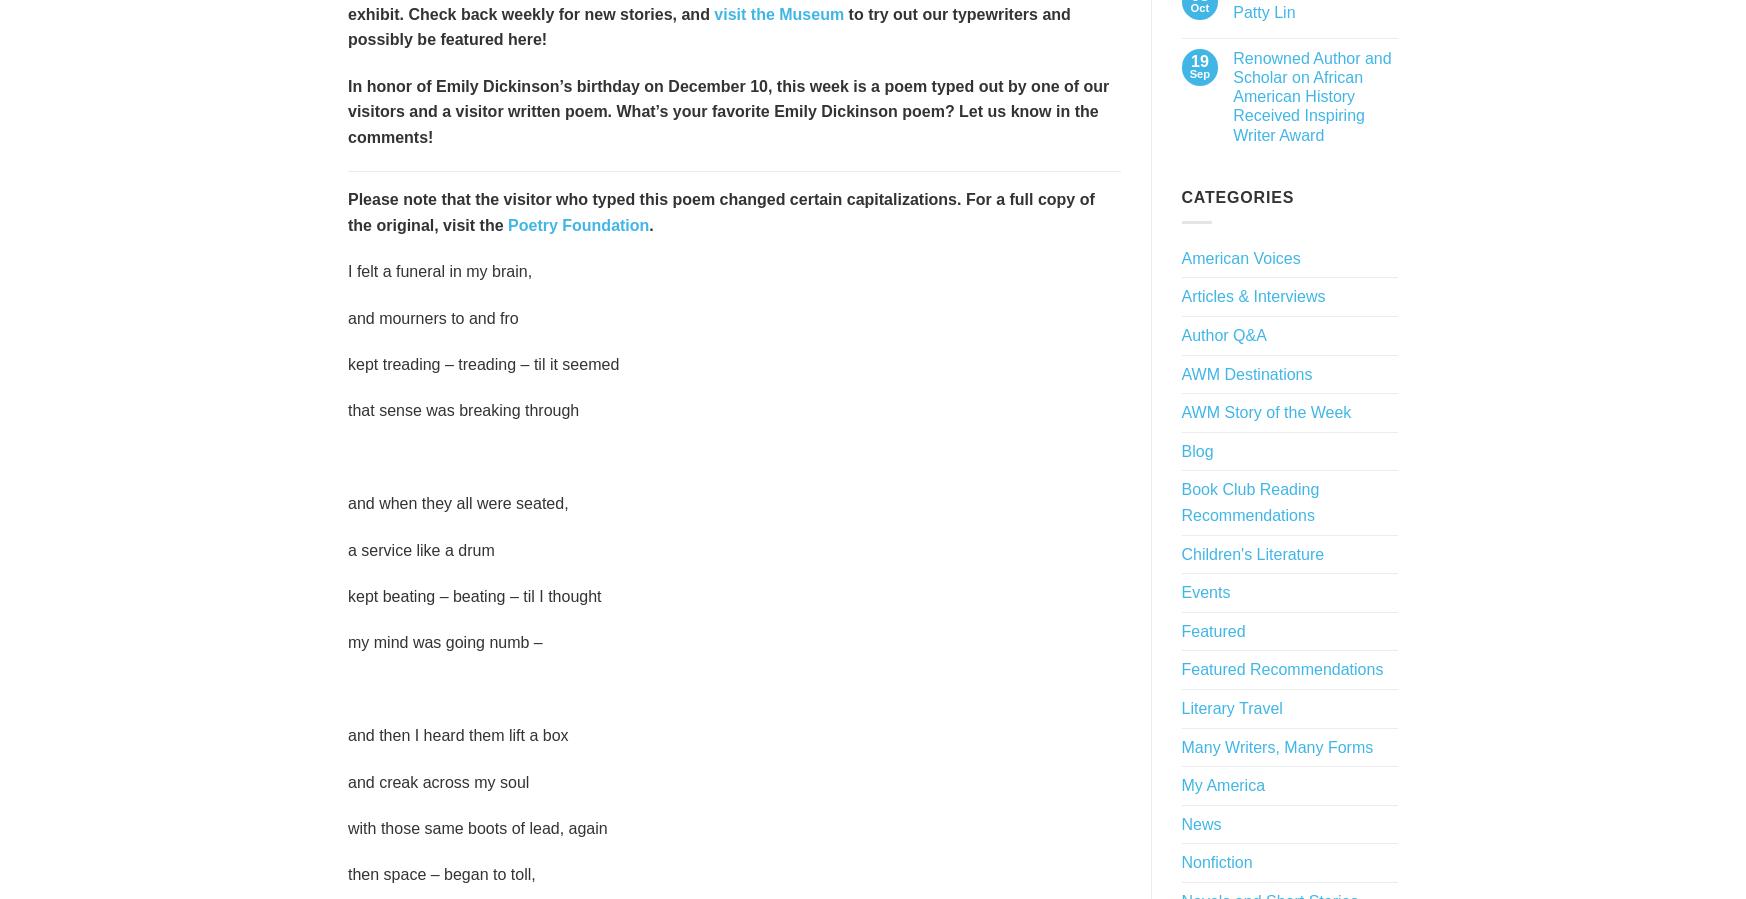 The width and height of the screenshot is (1746, 899). I want to click on 'Please note that the visitor who typed this poem changed certain capitalizations. For a full copy of the original, visit the', so click(719, 211).